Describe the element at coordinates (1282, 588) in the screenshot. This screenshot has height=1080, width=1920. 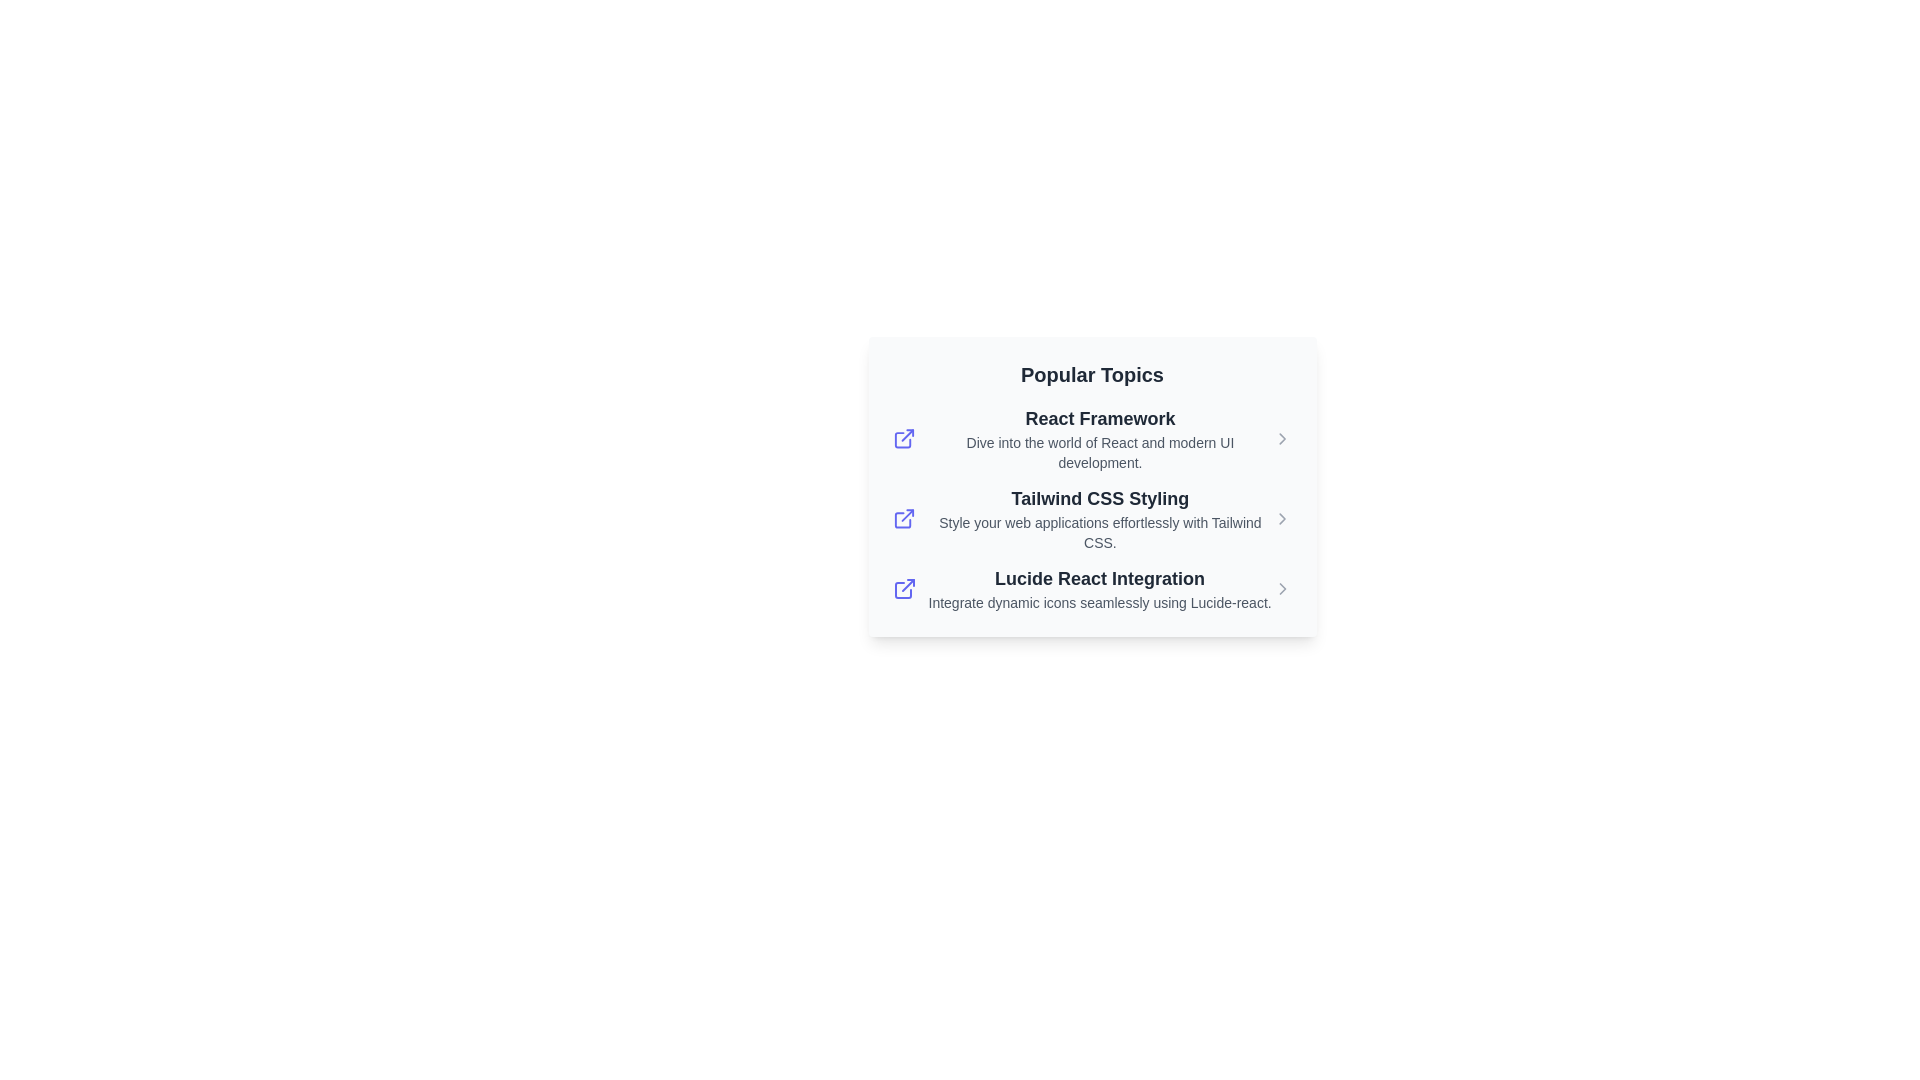
I see `the right chevron icon located at the far-right side of the 'Lucide React Integration' entry` at that location.